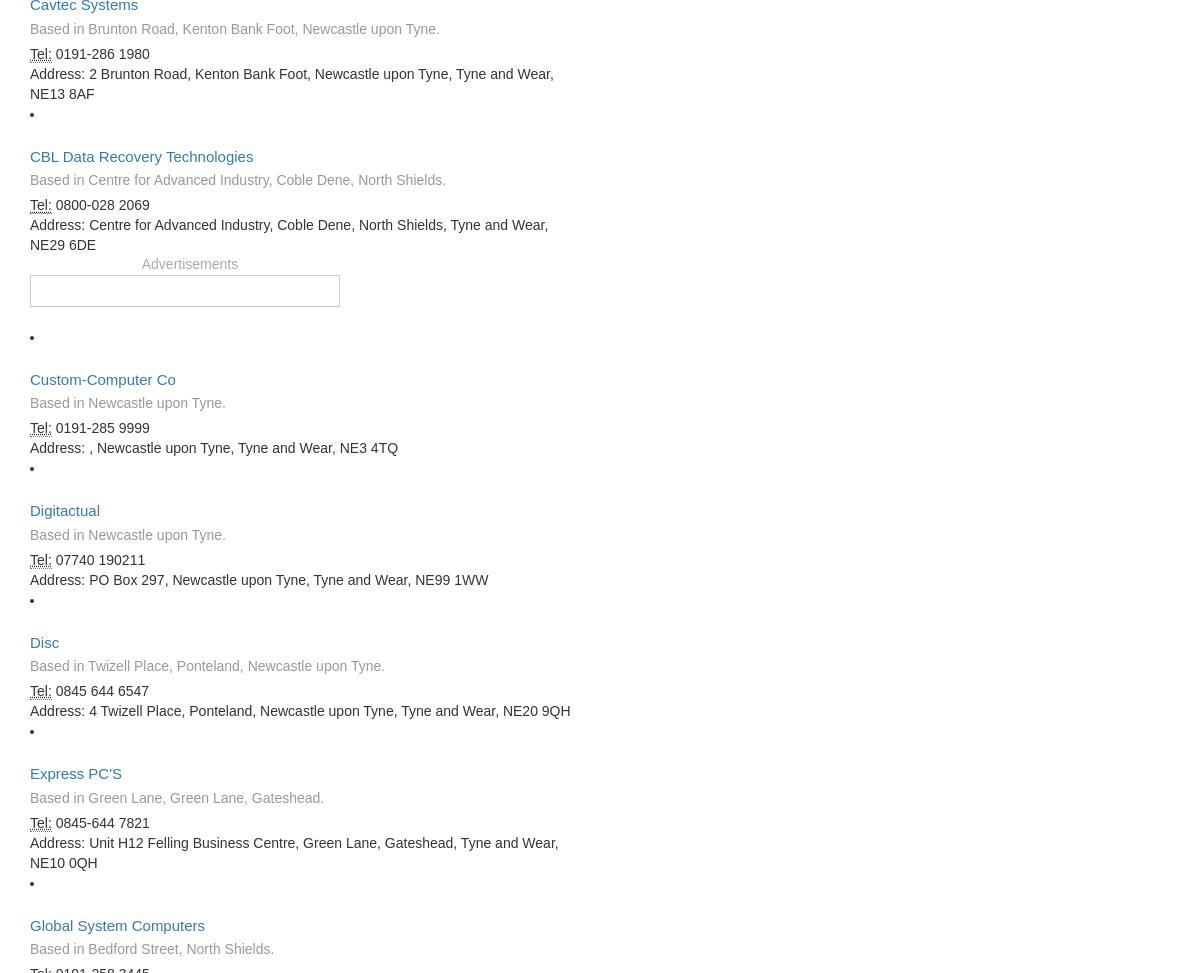 This screenshot has height=973, width=1200. What do you see at coordinates (98, 558) in the screenshot?
I see `'07740 190211'` at bounding box center [98, 558].